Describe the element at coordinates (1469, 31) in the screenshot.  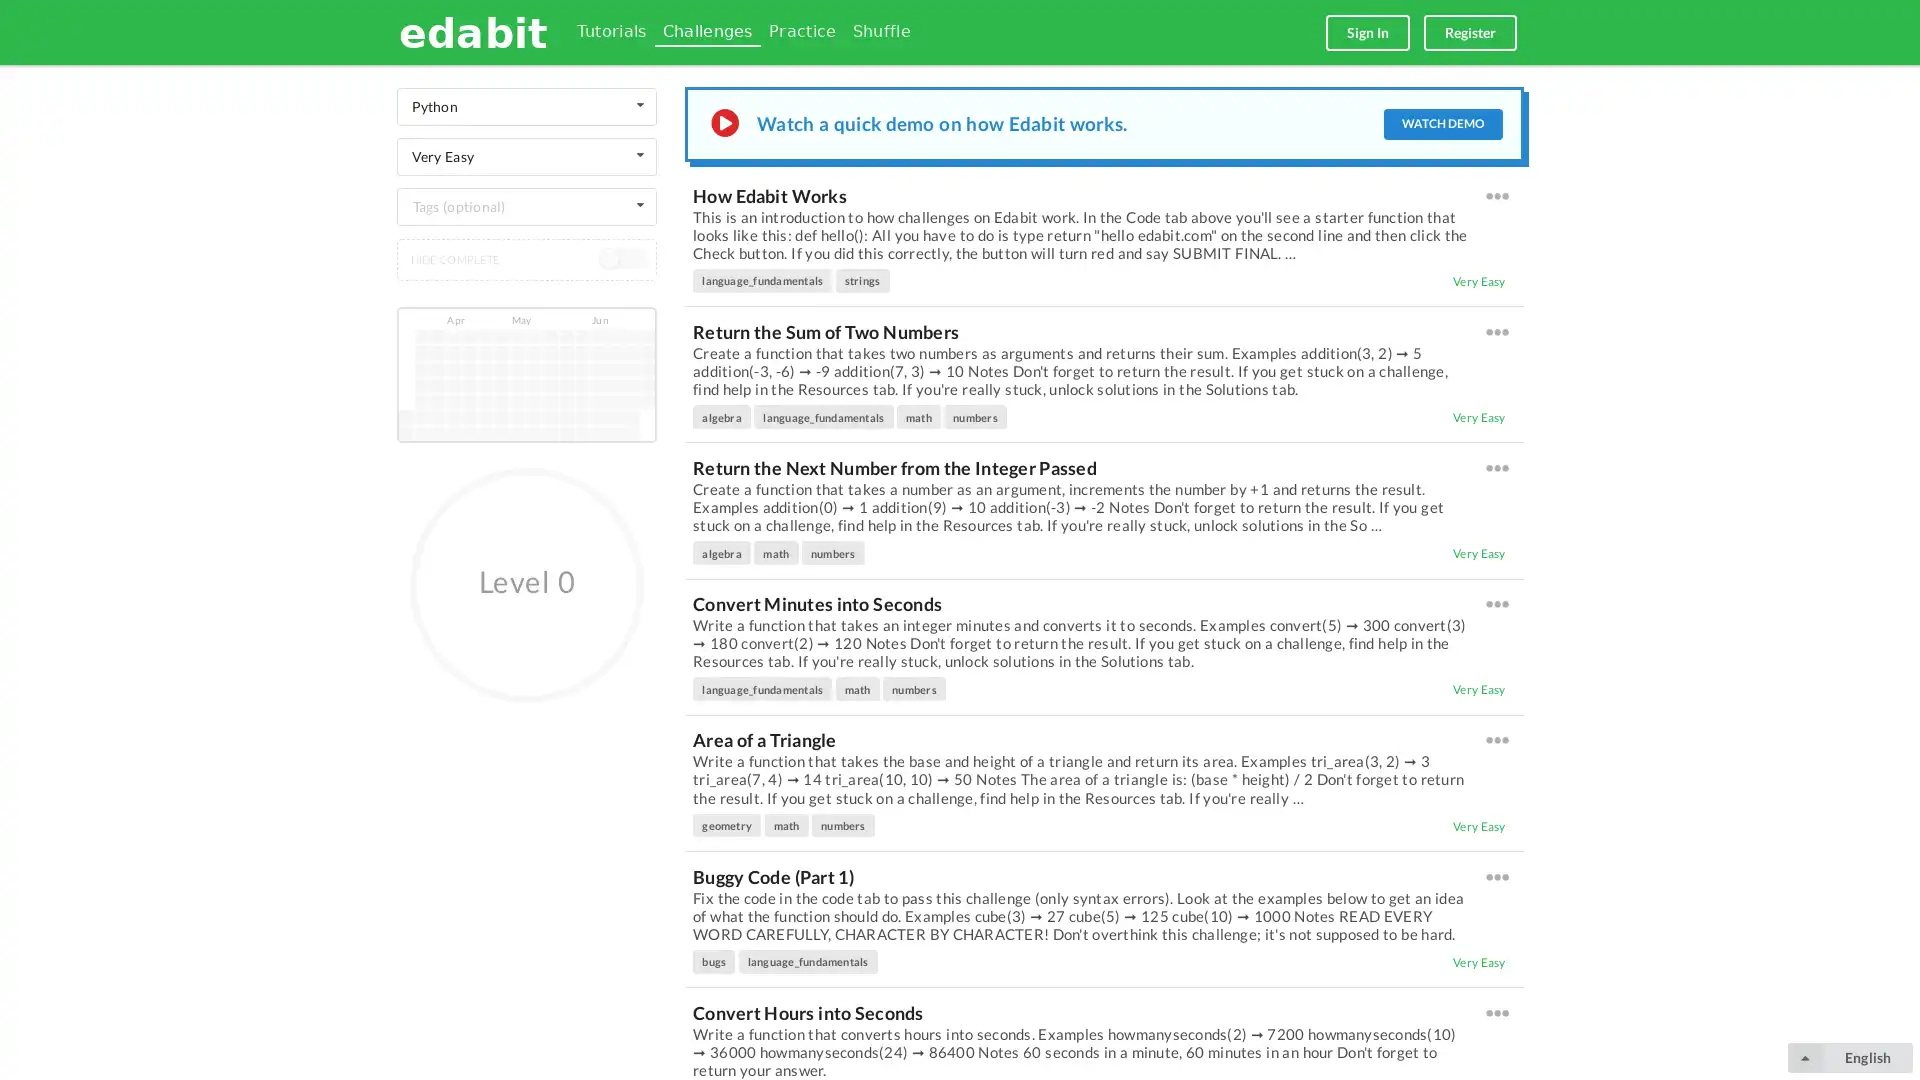
I see `Register` at that location.